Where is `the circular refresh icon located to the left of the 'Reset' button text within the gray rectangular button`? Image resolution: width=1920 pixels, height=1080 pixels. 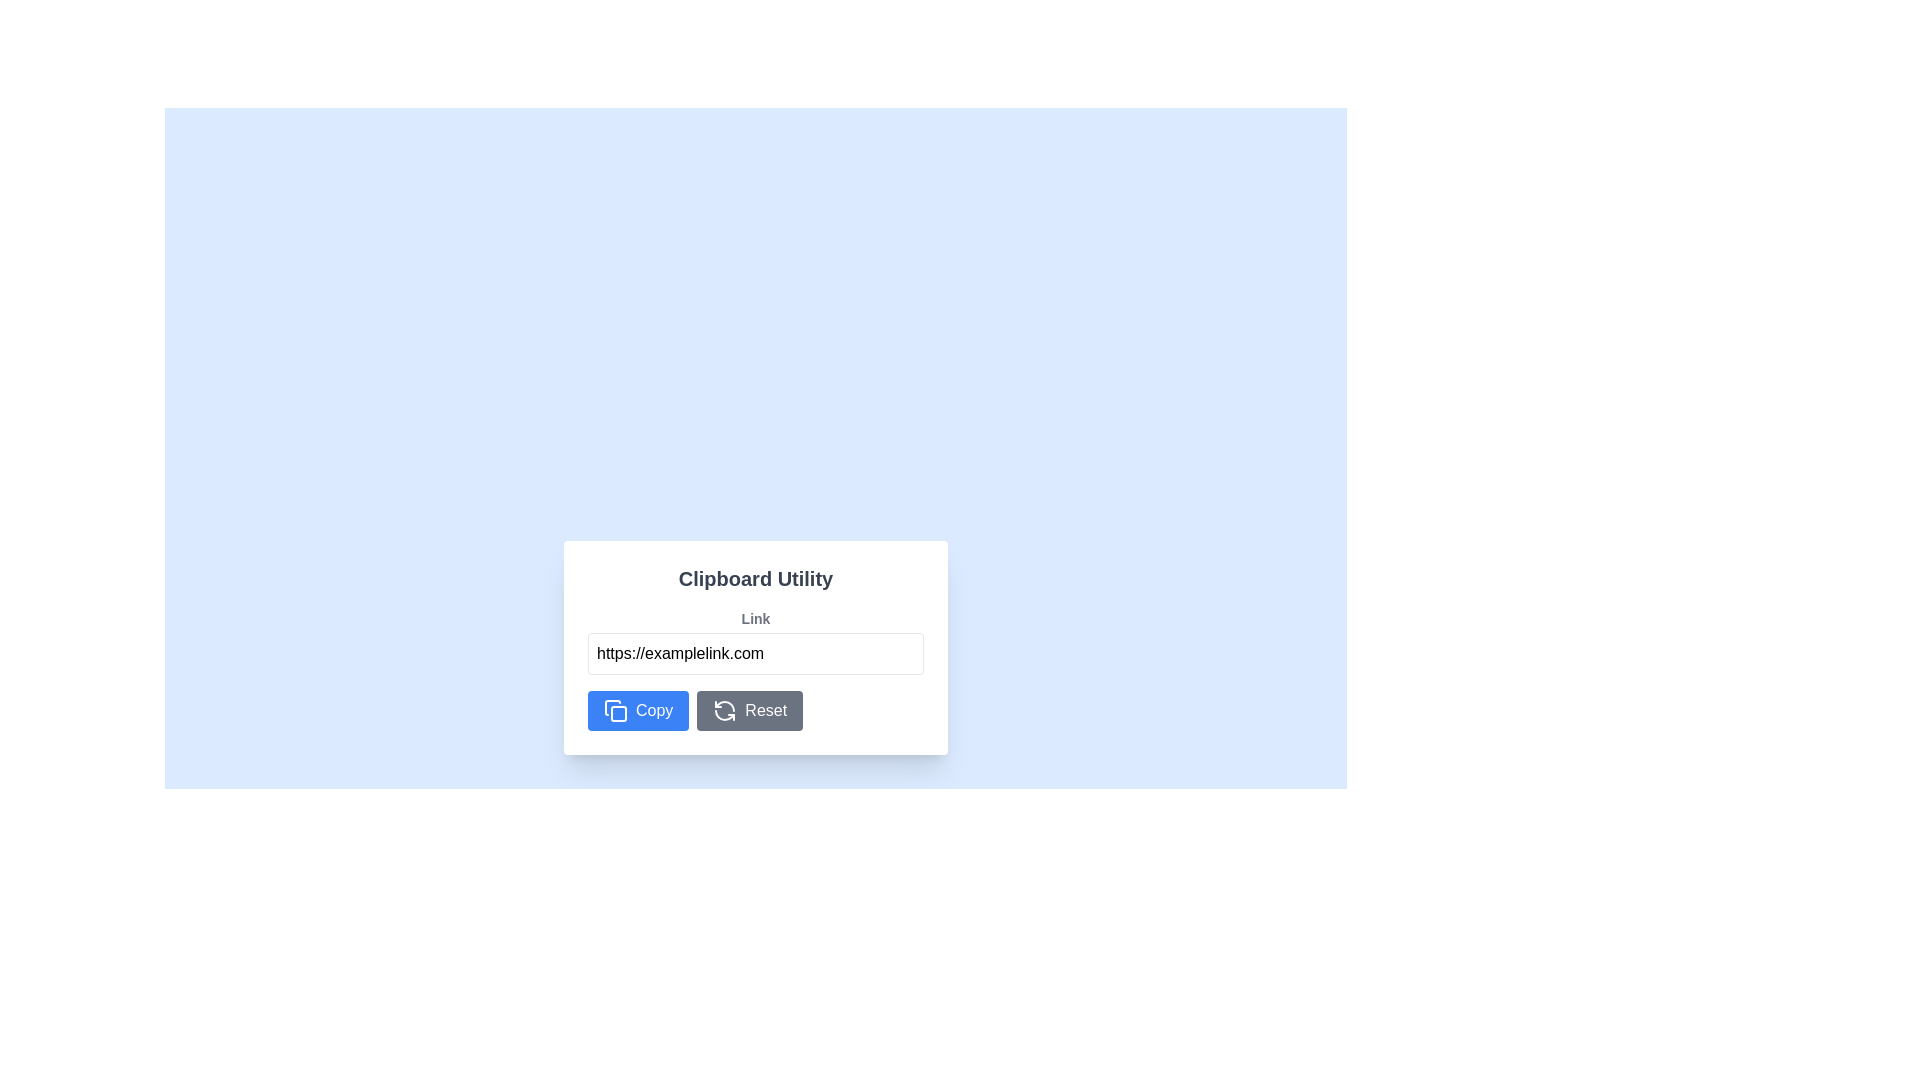 the circular refresh icon located to the left of the 'Reset' button text within the gray rectangular button is located at coordinates (724, 709).